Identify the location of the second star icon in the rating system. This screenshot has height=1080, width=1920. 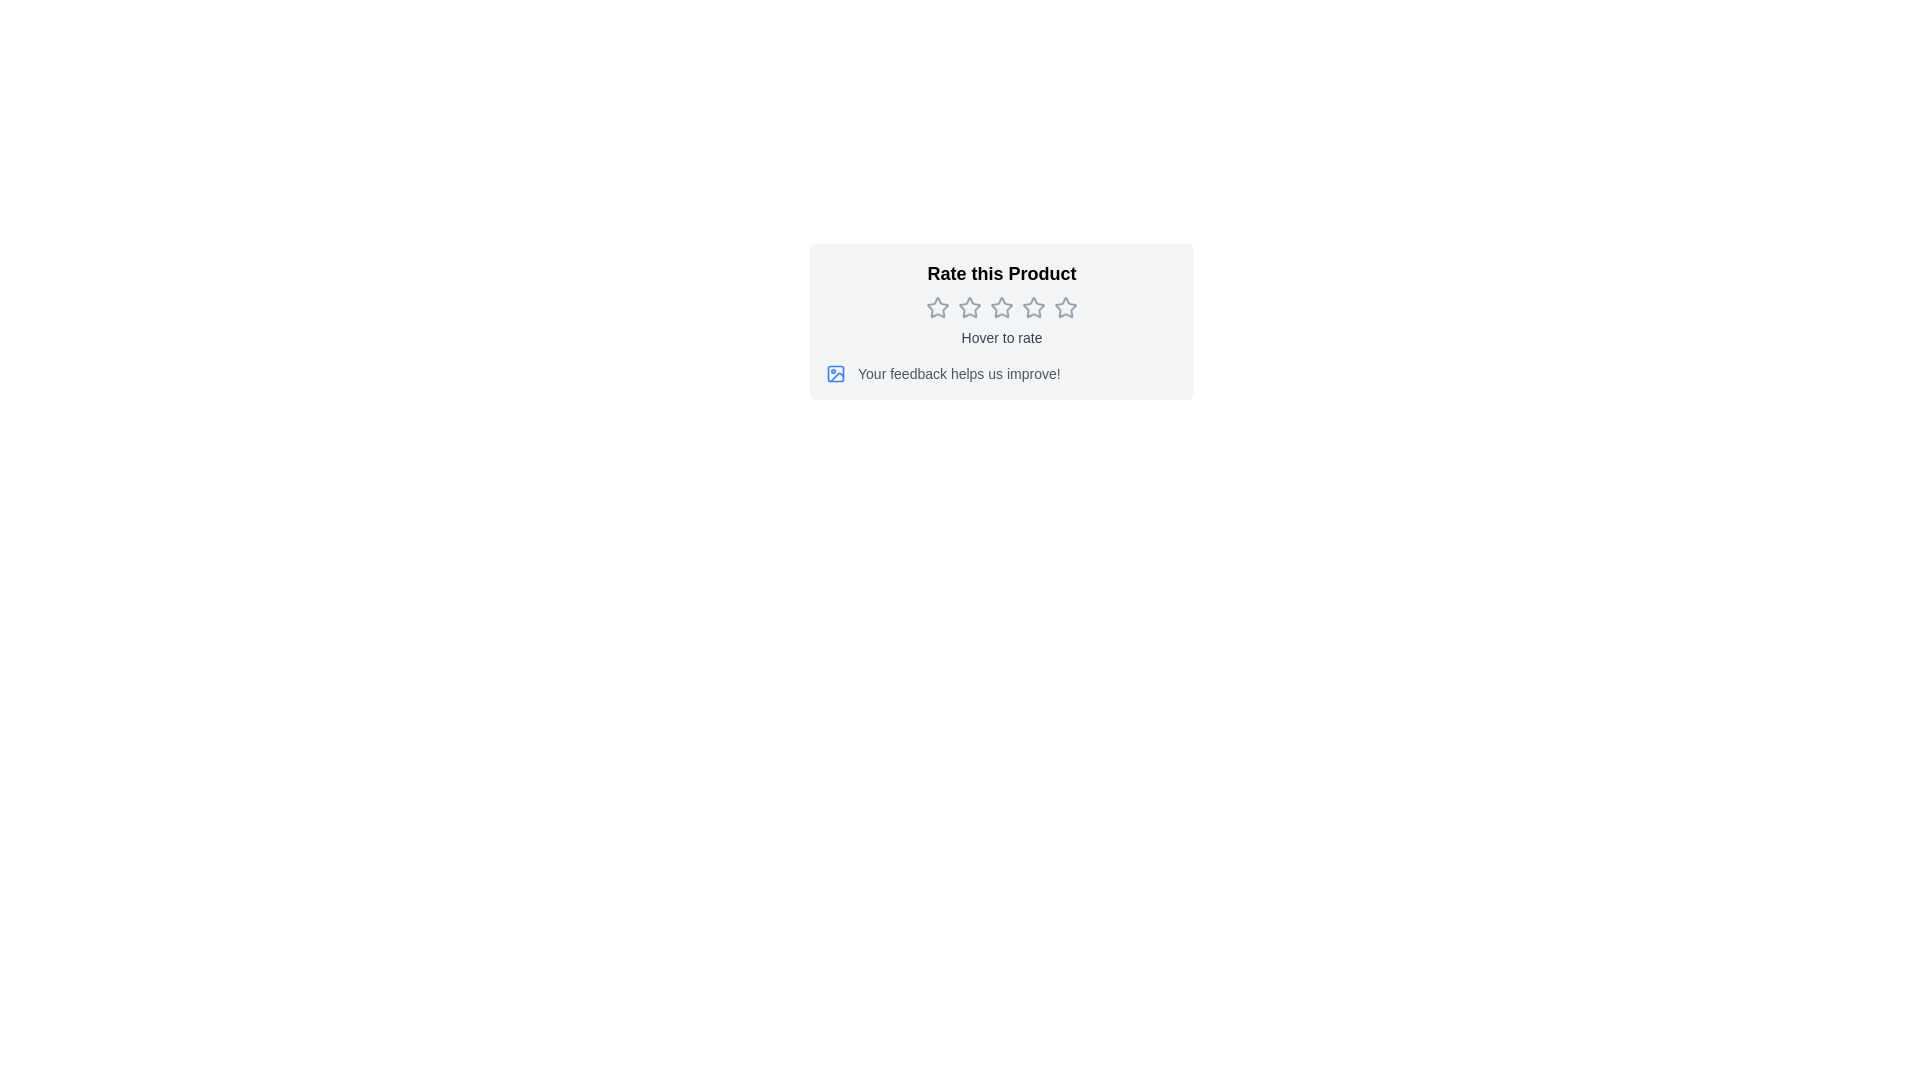
(969, 308).